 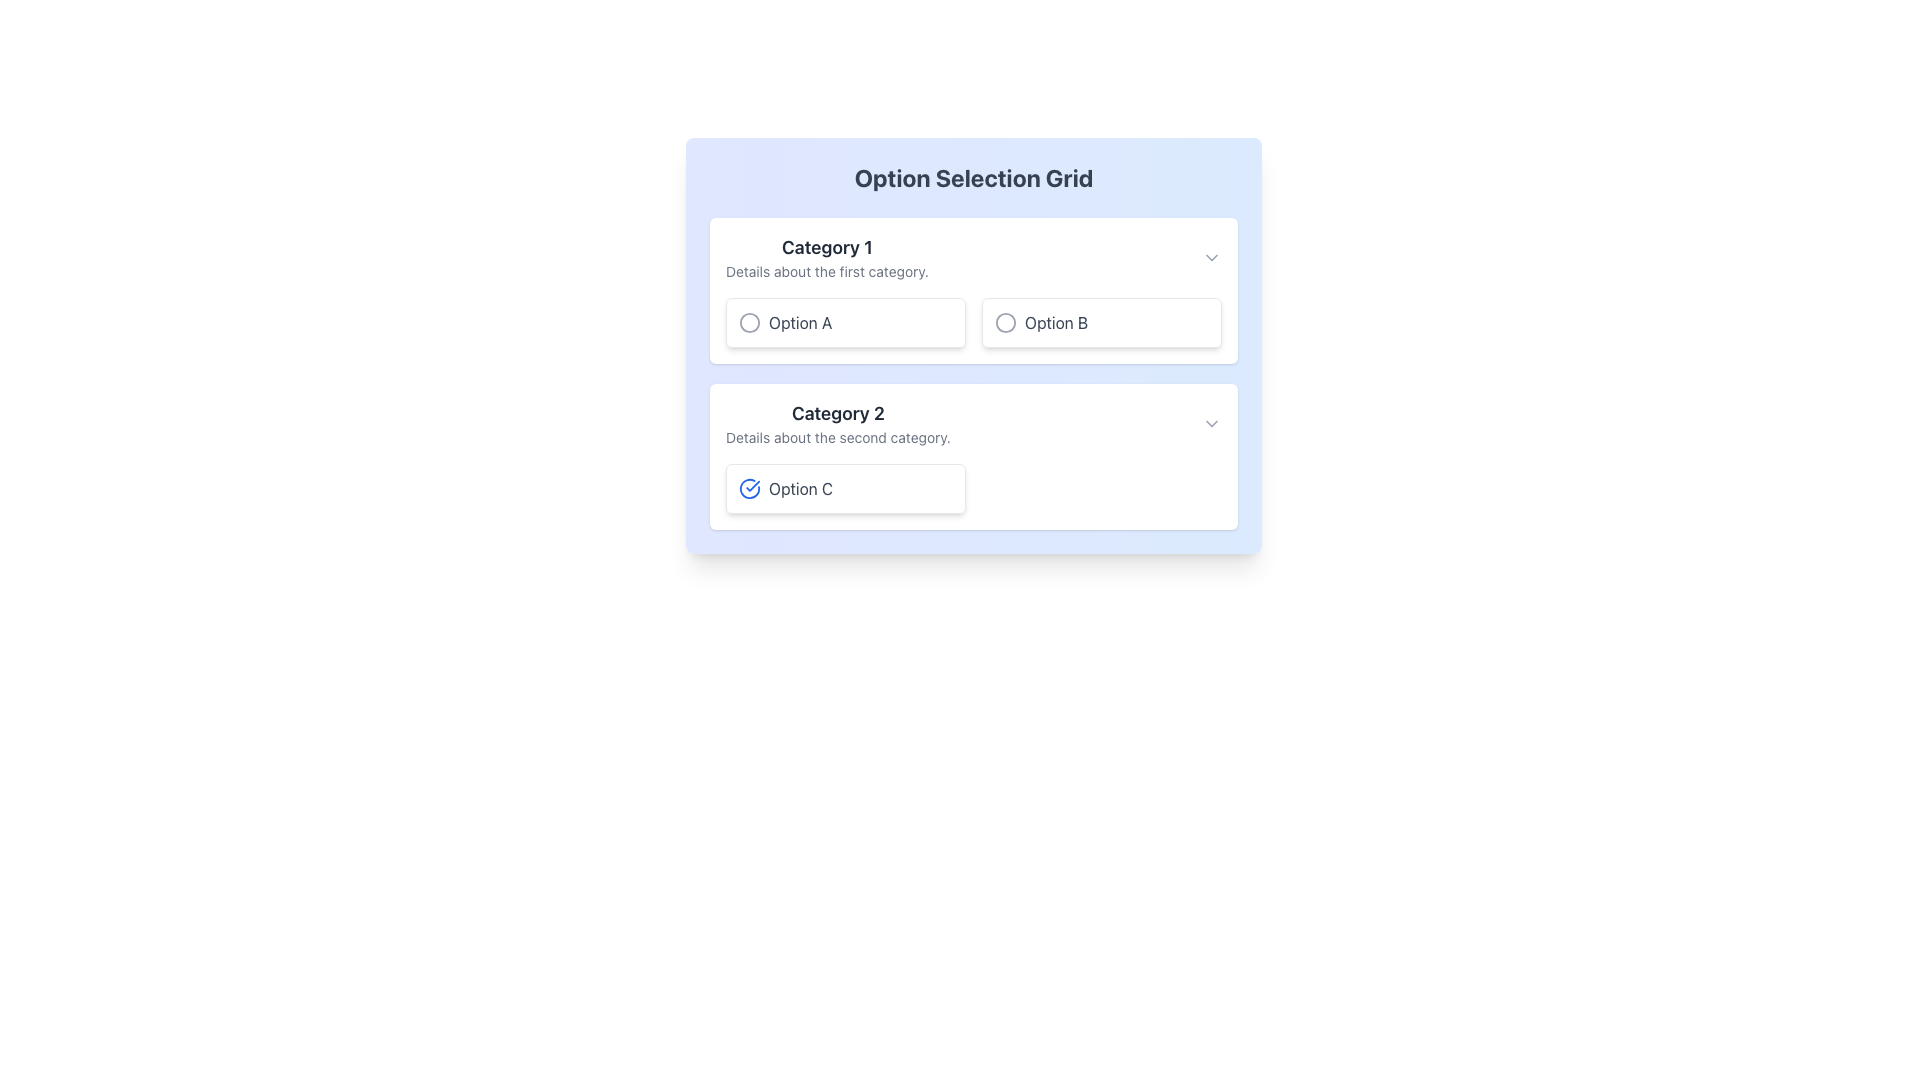 I want to click on the selectable button labeled 'Option A' in the first row of the grid layout under 'Category 1', so click(x=845, y=322).